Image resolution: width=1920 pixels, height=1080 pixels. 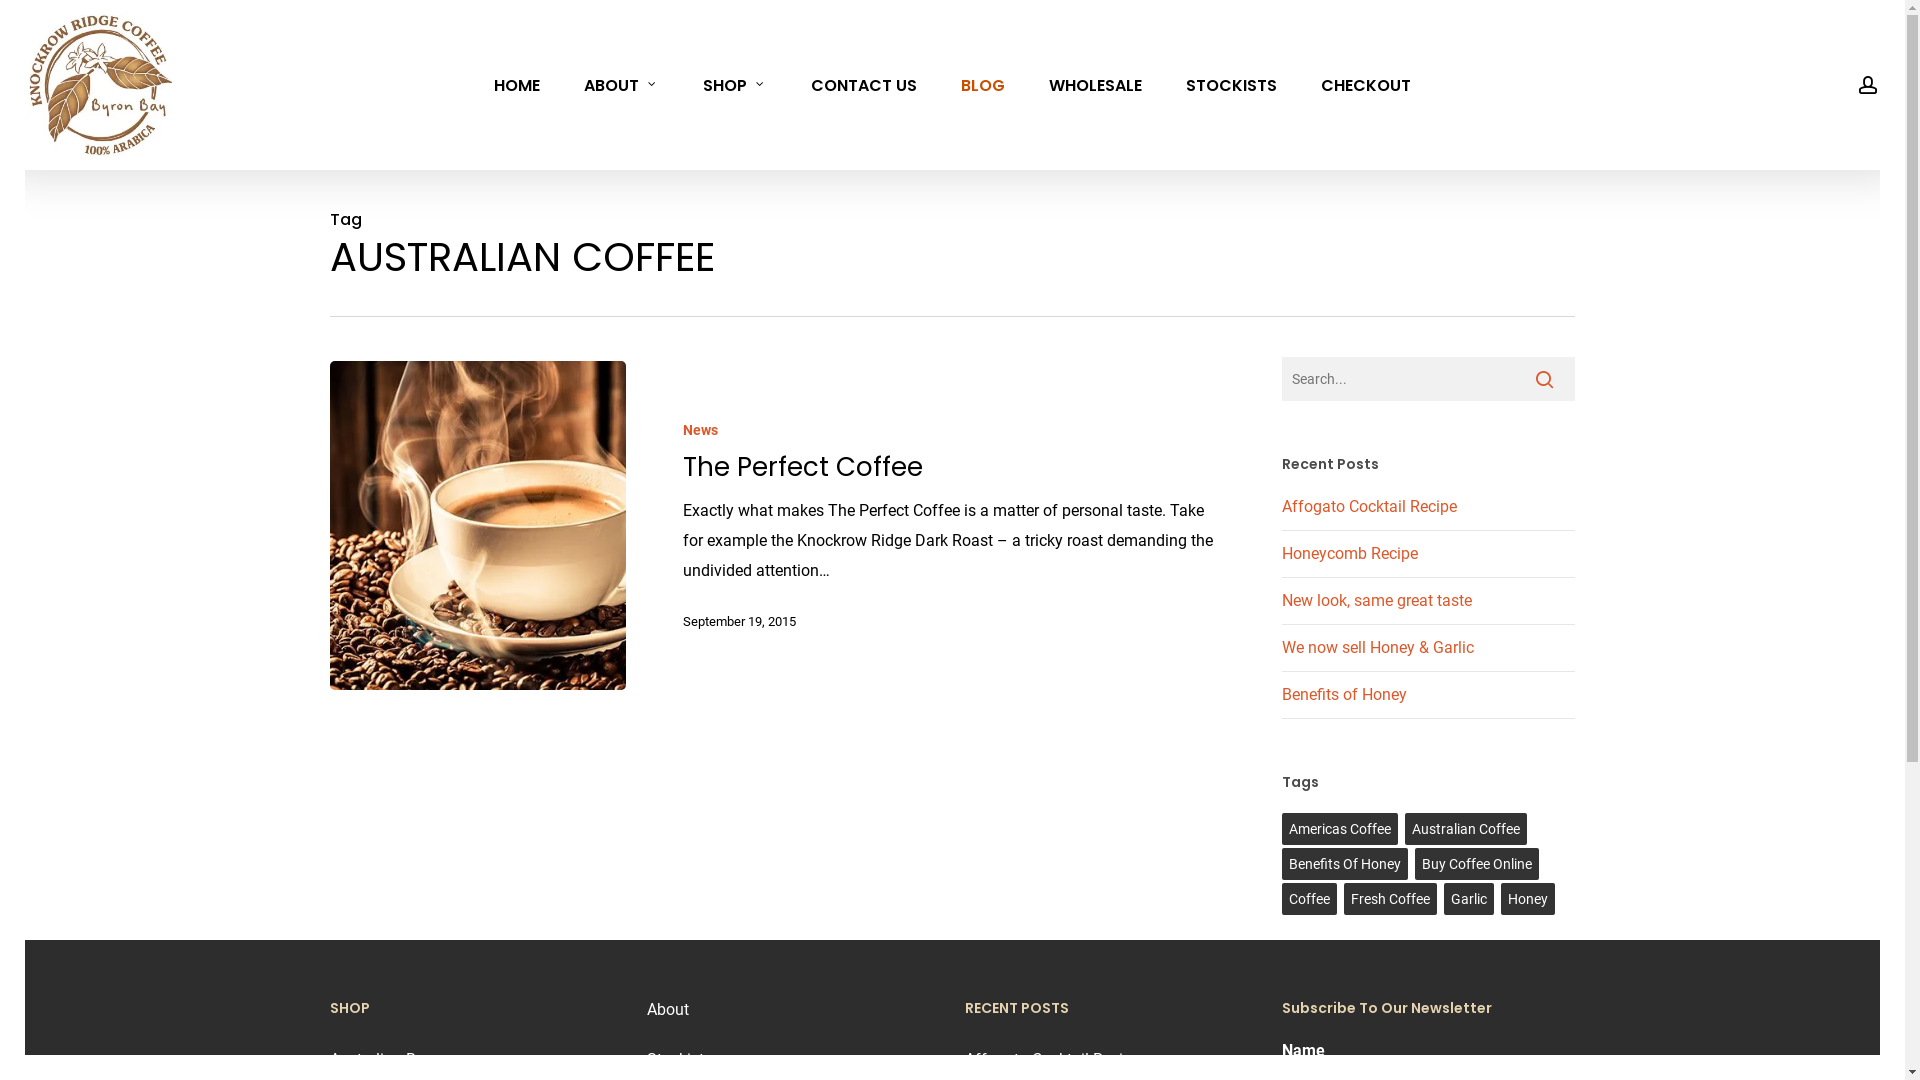 I want to click on 'HOME', so click(x=517, y=83).